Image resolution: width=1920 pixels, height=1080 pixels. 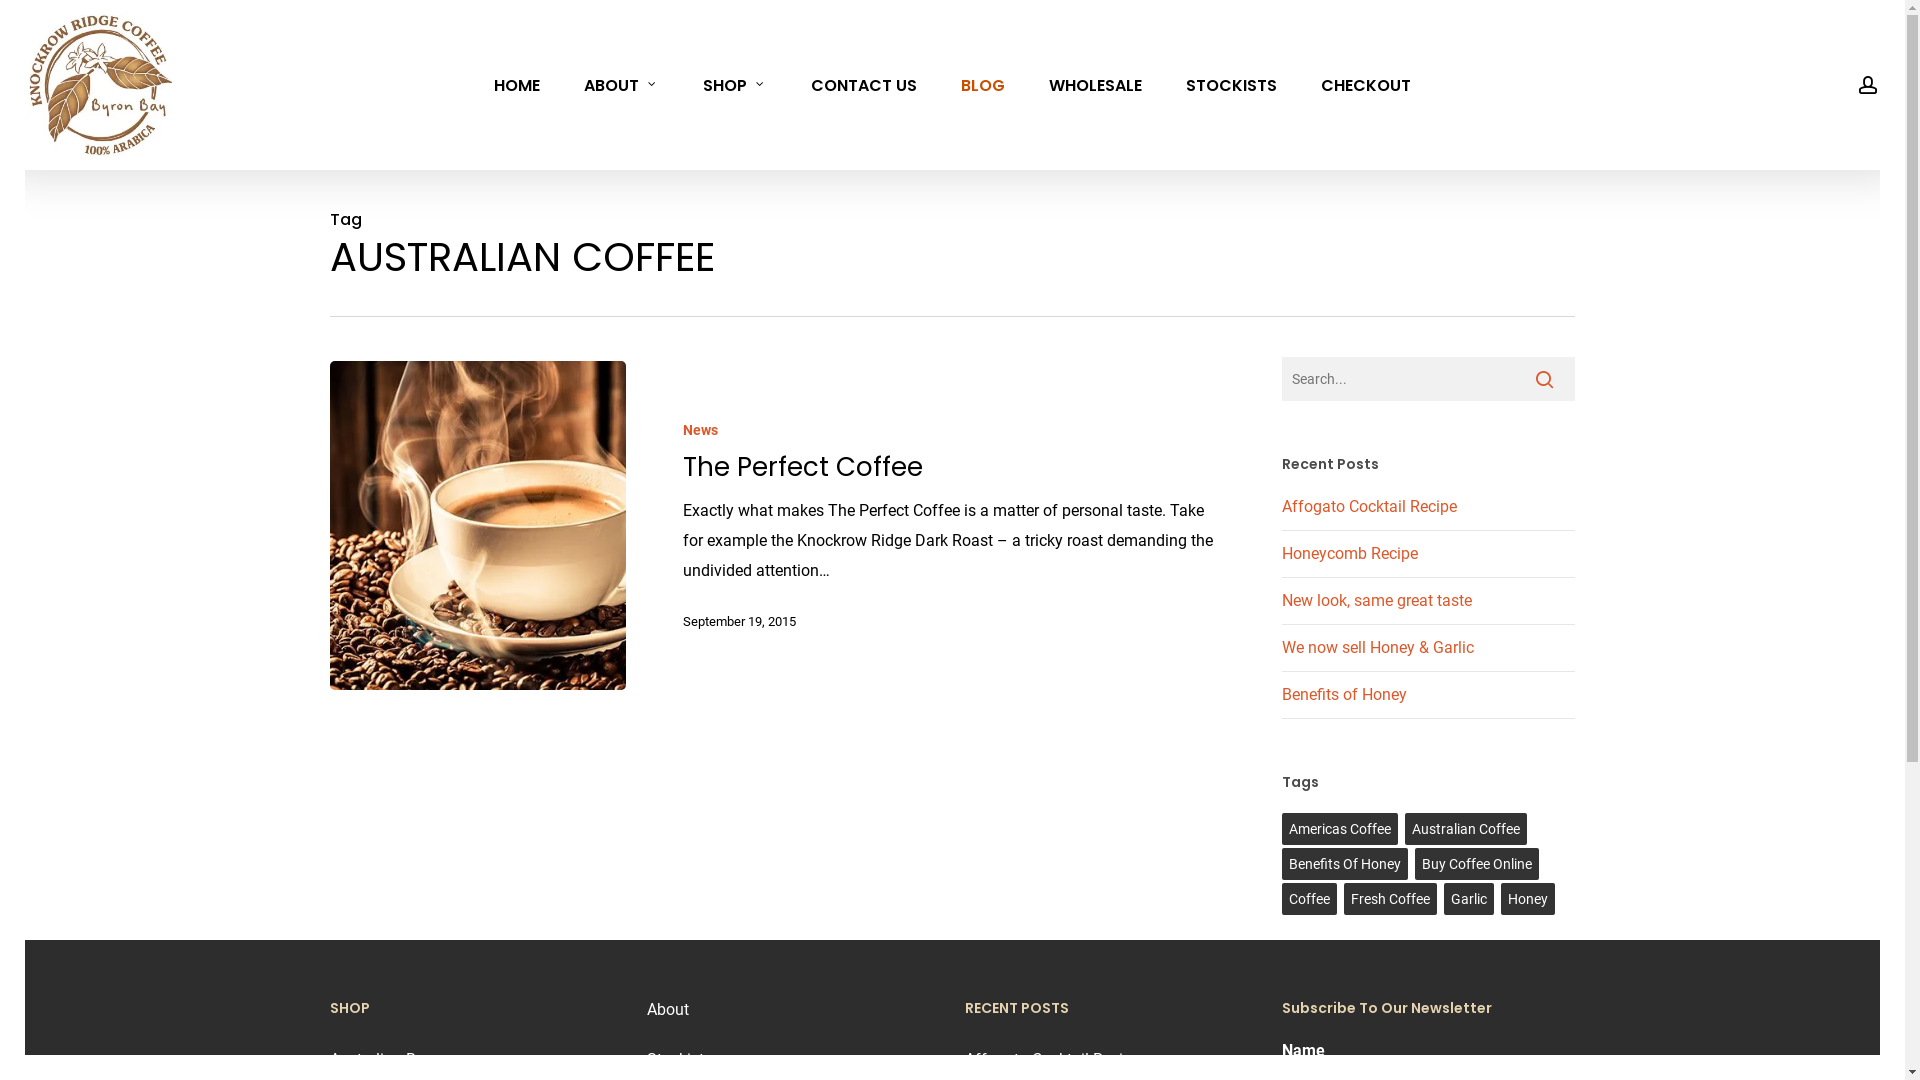 I want to click on 'HOME', so click(x=517, y=83).